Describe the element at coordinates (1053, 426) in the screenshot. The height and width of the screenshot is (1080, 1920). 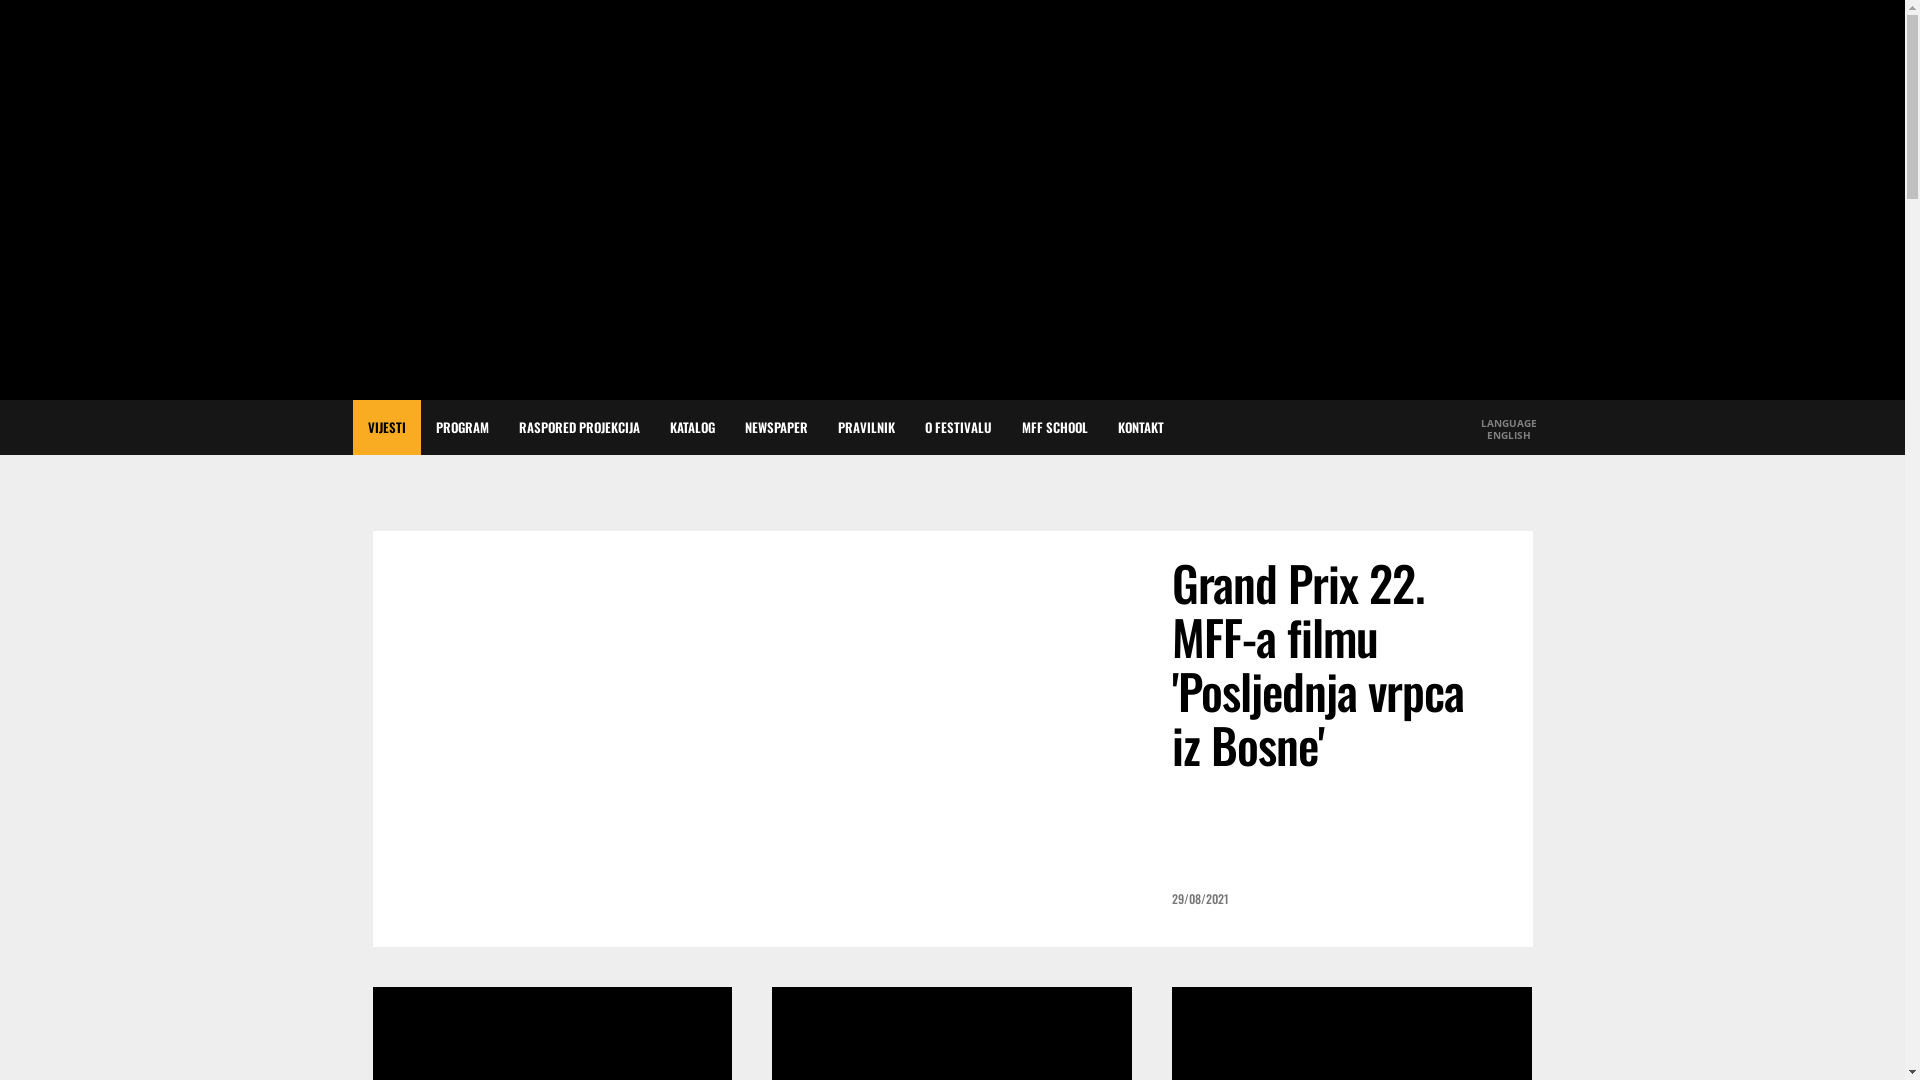
I see `'MFF SCHOOL'` at that location.